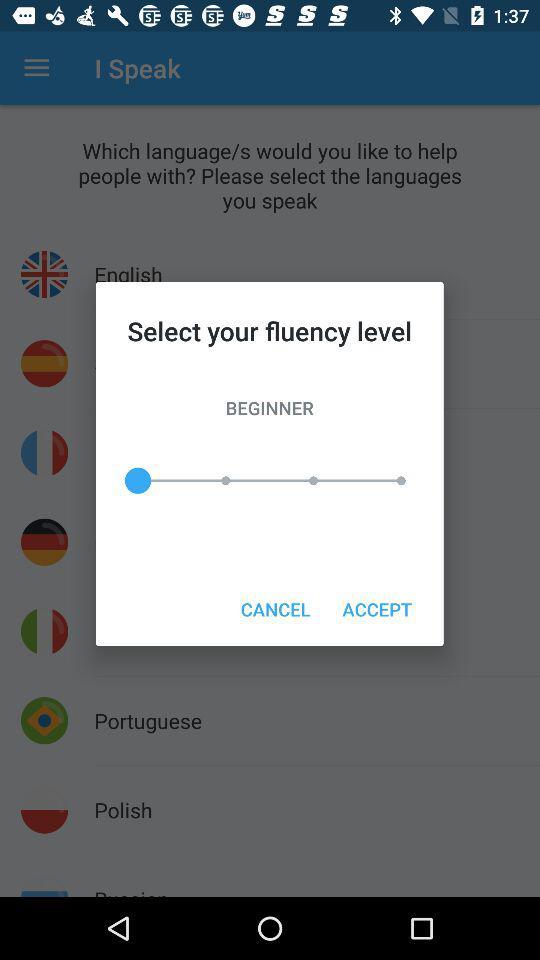 The height and width of the screenshot is (960, 540). Describe the element at coordinates (377, 608) in the screenshot. I see `the accept item` at that location.